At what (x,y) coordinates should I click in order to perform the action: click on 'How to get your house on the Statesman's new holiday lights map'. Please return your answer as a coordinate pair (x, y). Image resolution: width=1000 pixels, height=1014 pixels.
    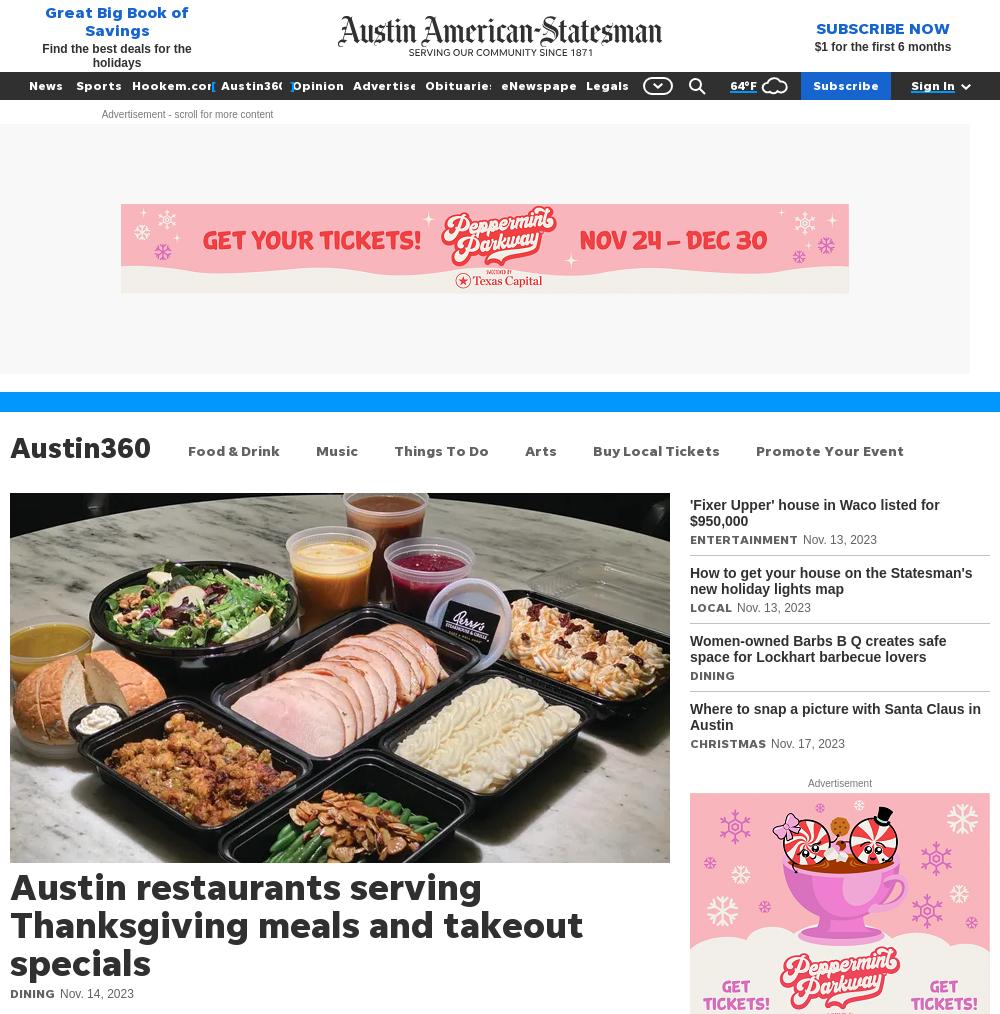
    Looking at the image, I should click on (830, 580).